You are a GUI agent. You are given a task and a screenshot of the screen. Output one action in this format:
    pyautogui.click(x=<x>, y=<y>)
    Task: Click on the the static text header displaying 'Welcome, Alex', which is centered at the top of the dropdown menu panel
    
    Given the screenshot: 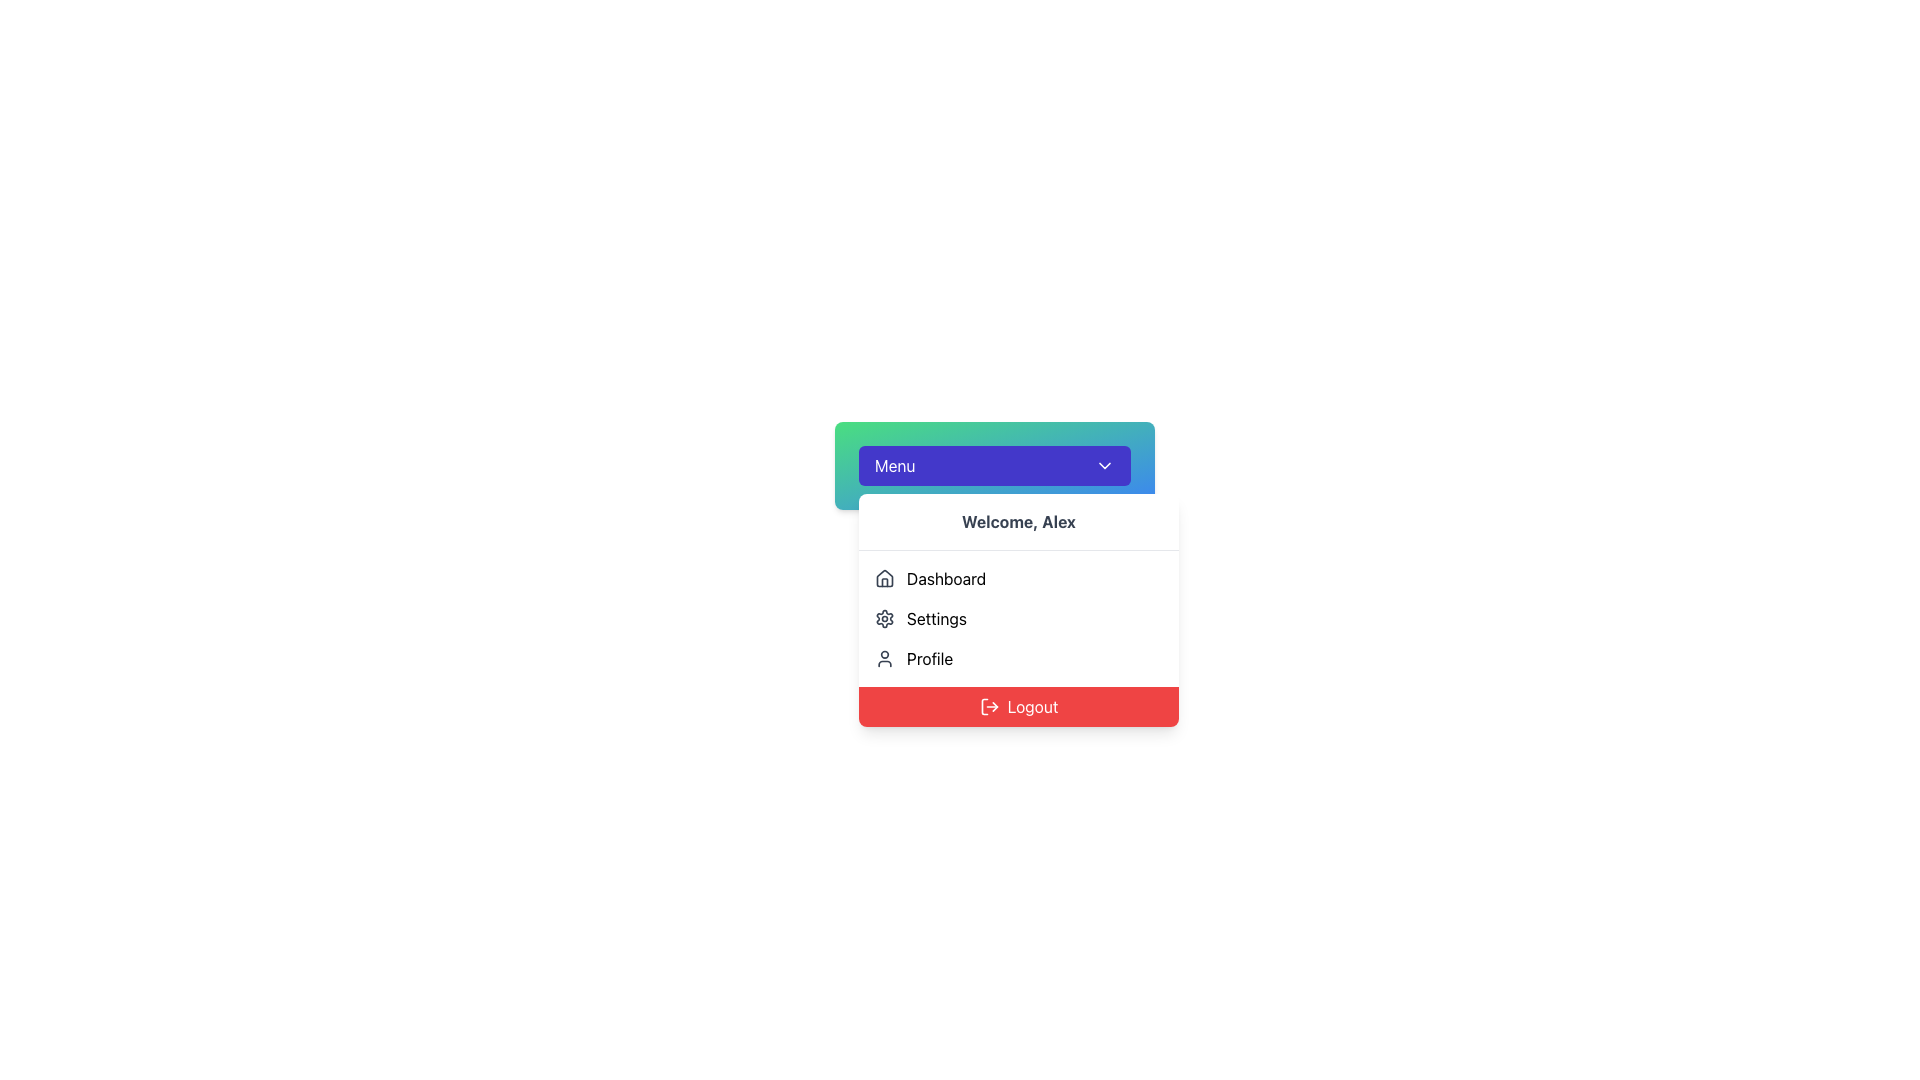 What is the action you would take?
    pyautogui.click(x=1018, y=521)
    